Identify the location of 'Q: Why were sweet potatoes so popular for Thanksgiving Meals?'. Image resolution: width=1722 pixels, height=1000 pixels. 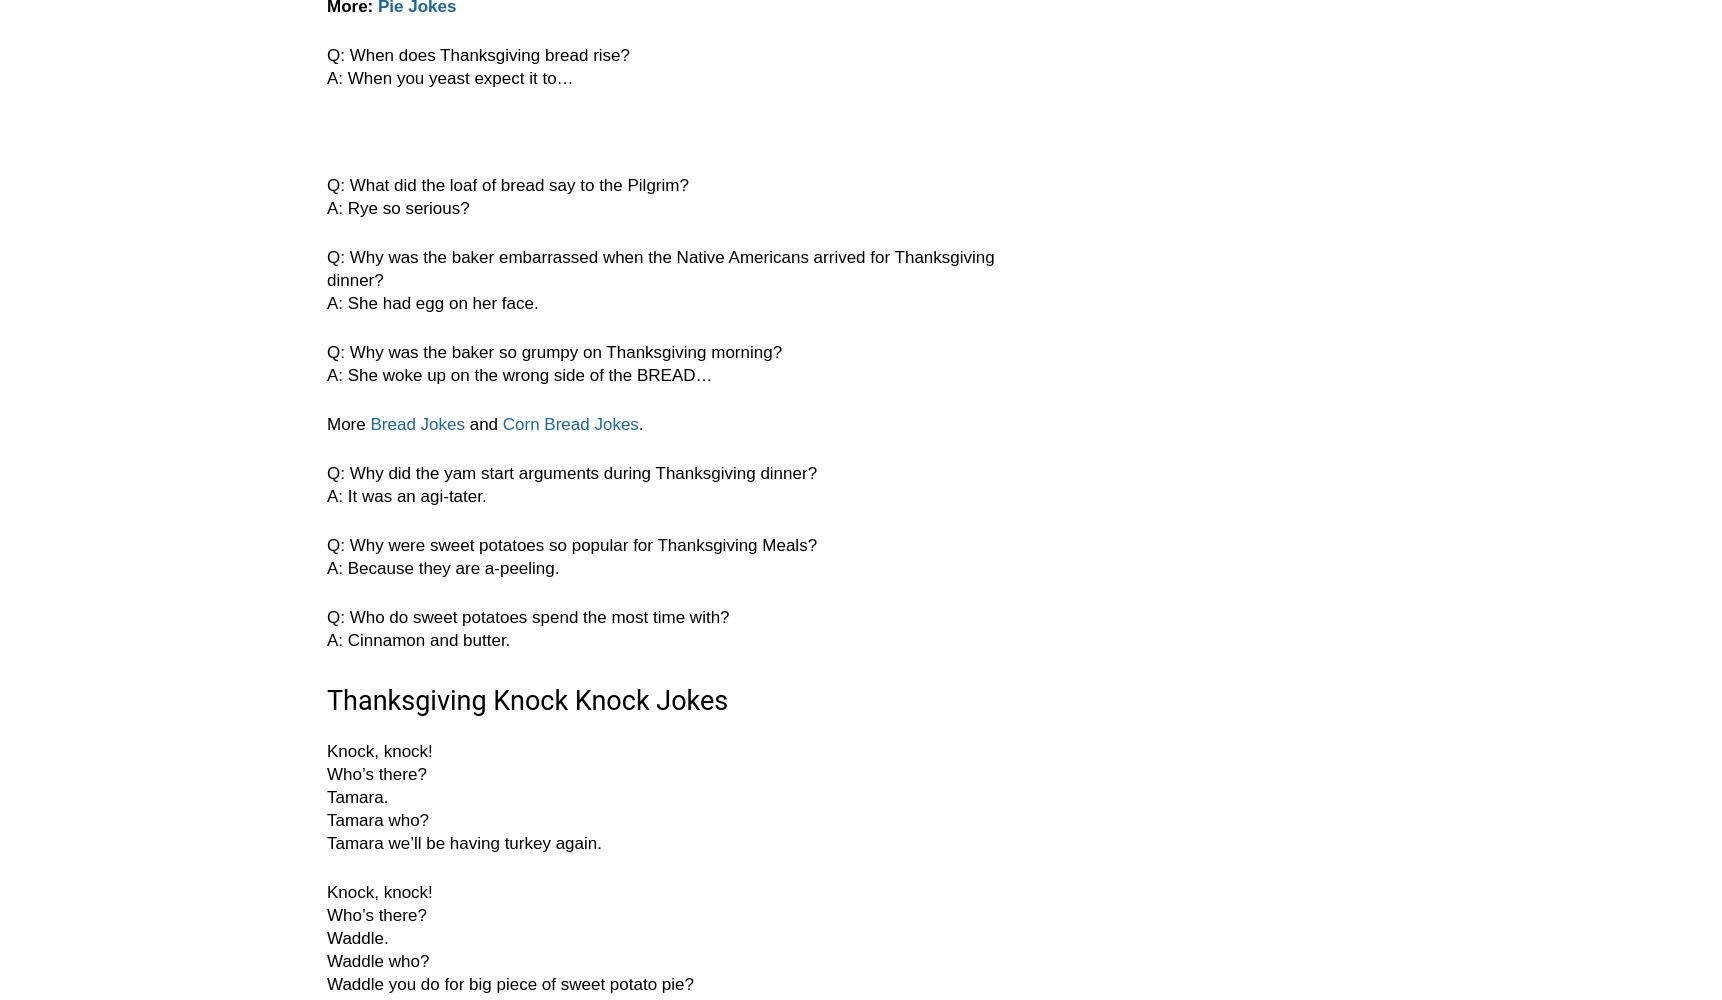
(571, 545).